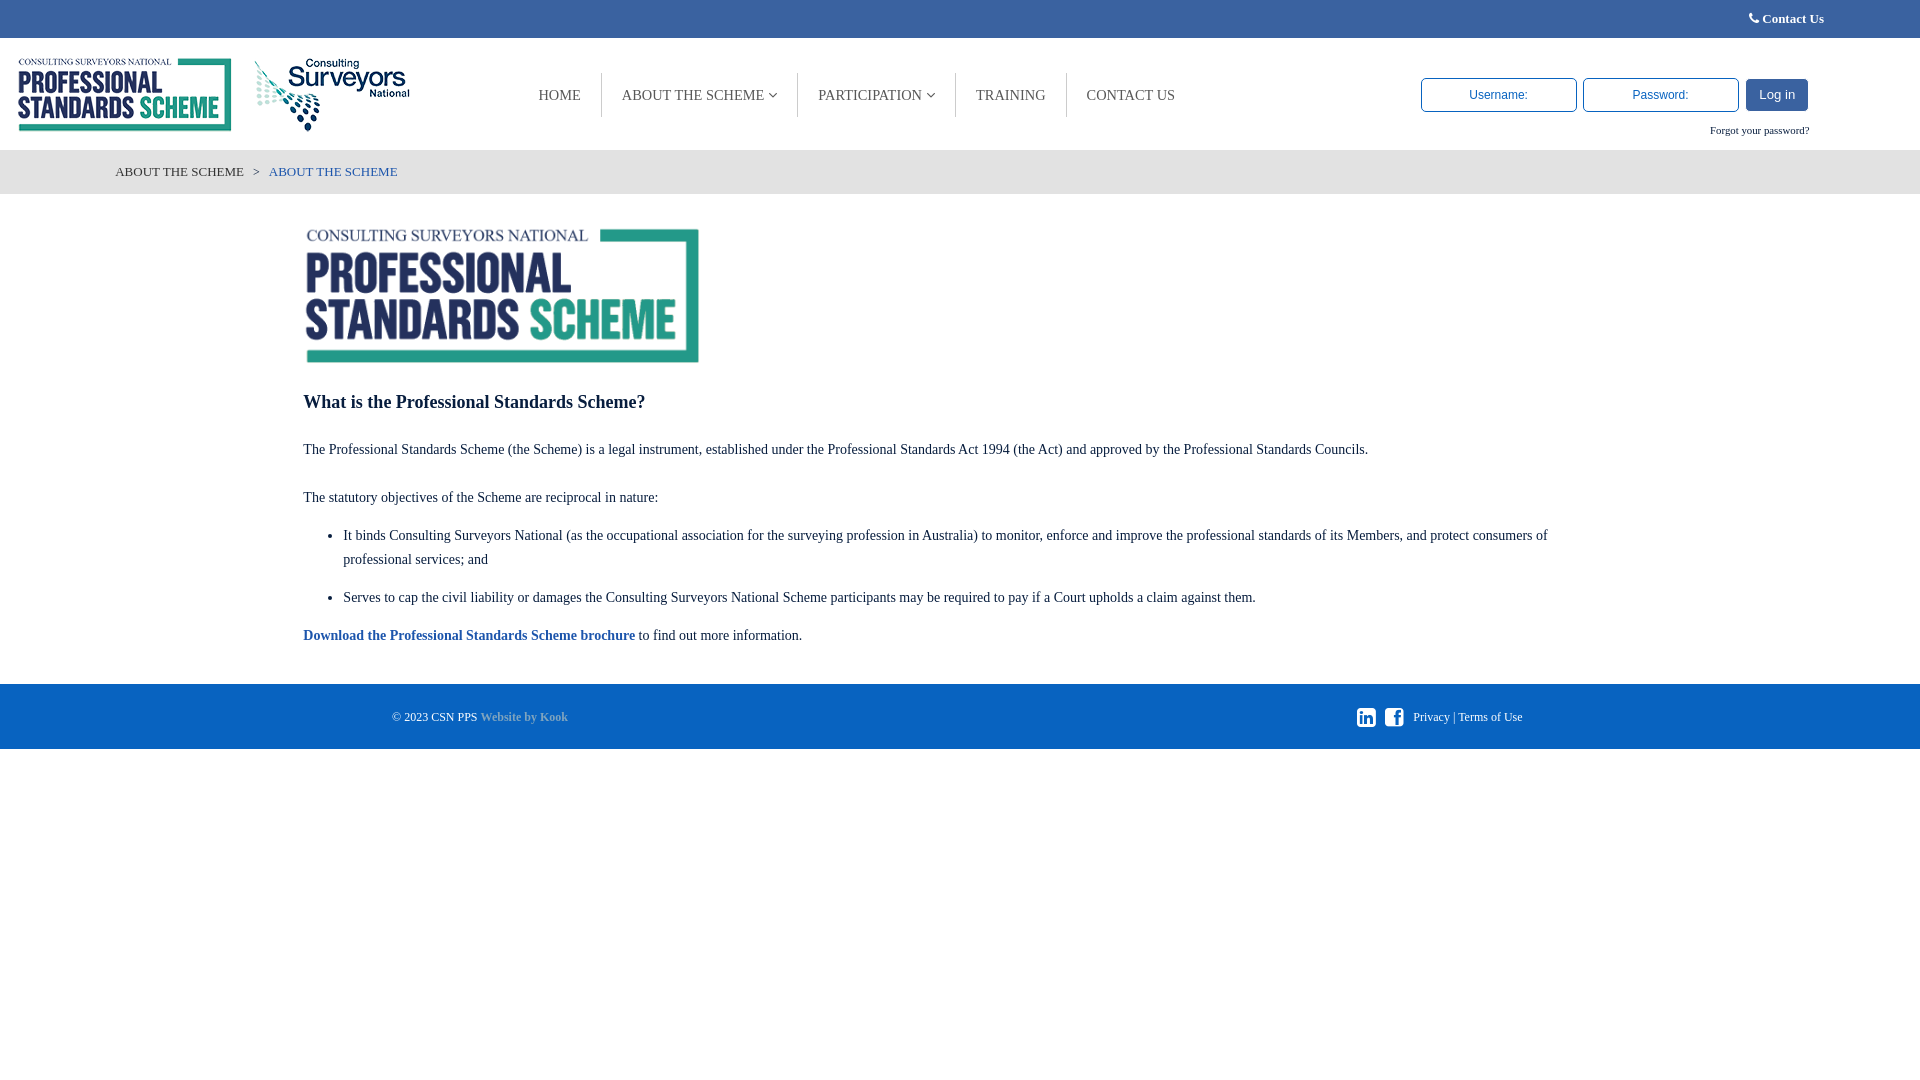  What do you see at coordinates (114, 170) in the screenshot?
I see `'ABOUT THE SCHEME'` at bounding box center [114, 170].